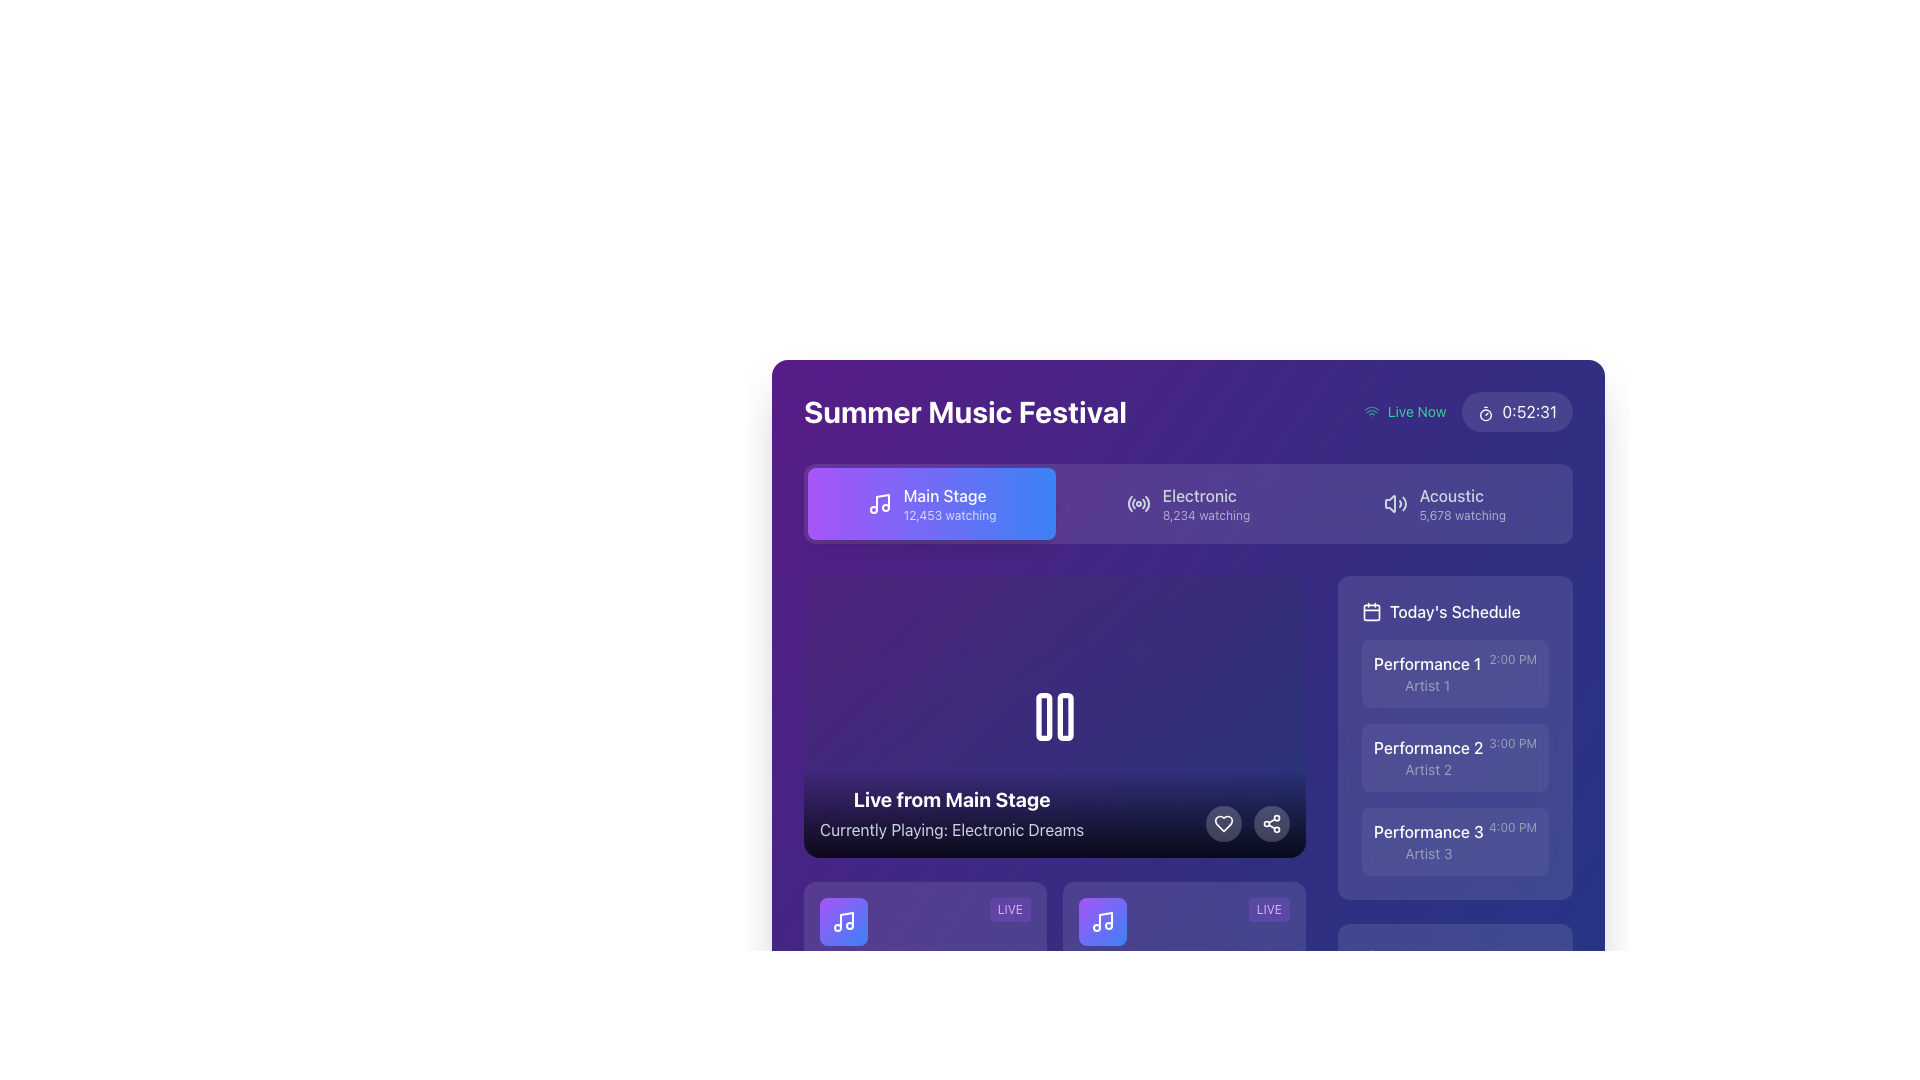 This screenshot has width=1920, height=1080. Describe the element at coordinates (1403, 411) in the screenshot. I see `the Status Indicator with a Wi-Fi icon and 'Live Now' text in bright green color for status information` at that location.